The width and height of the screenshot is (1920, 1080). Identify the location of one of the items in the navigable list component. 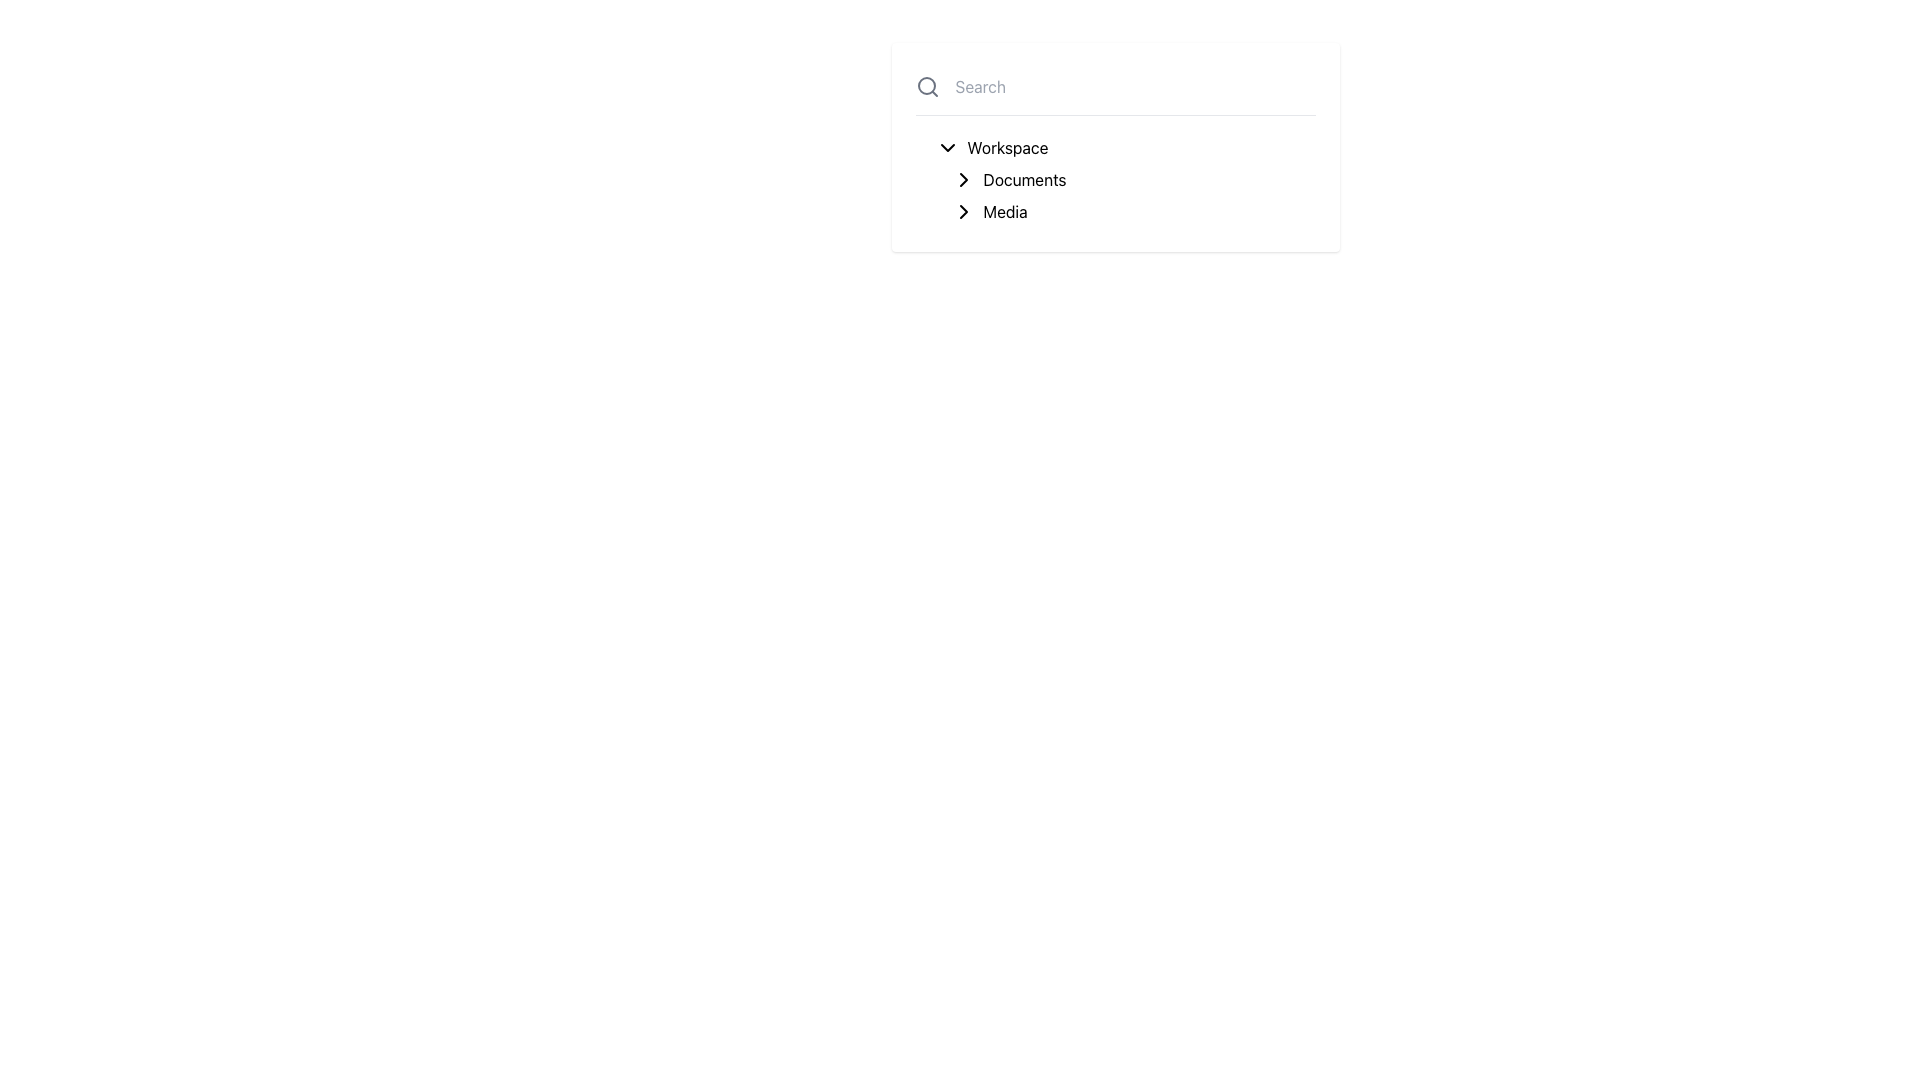
(1114, 180).